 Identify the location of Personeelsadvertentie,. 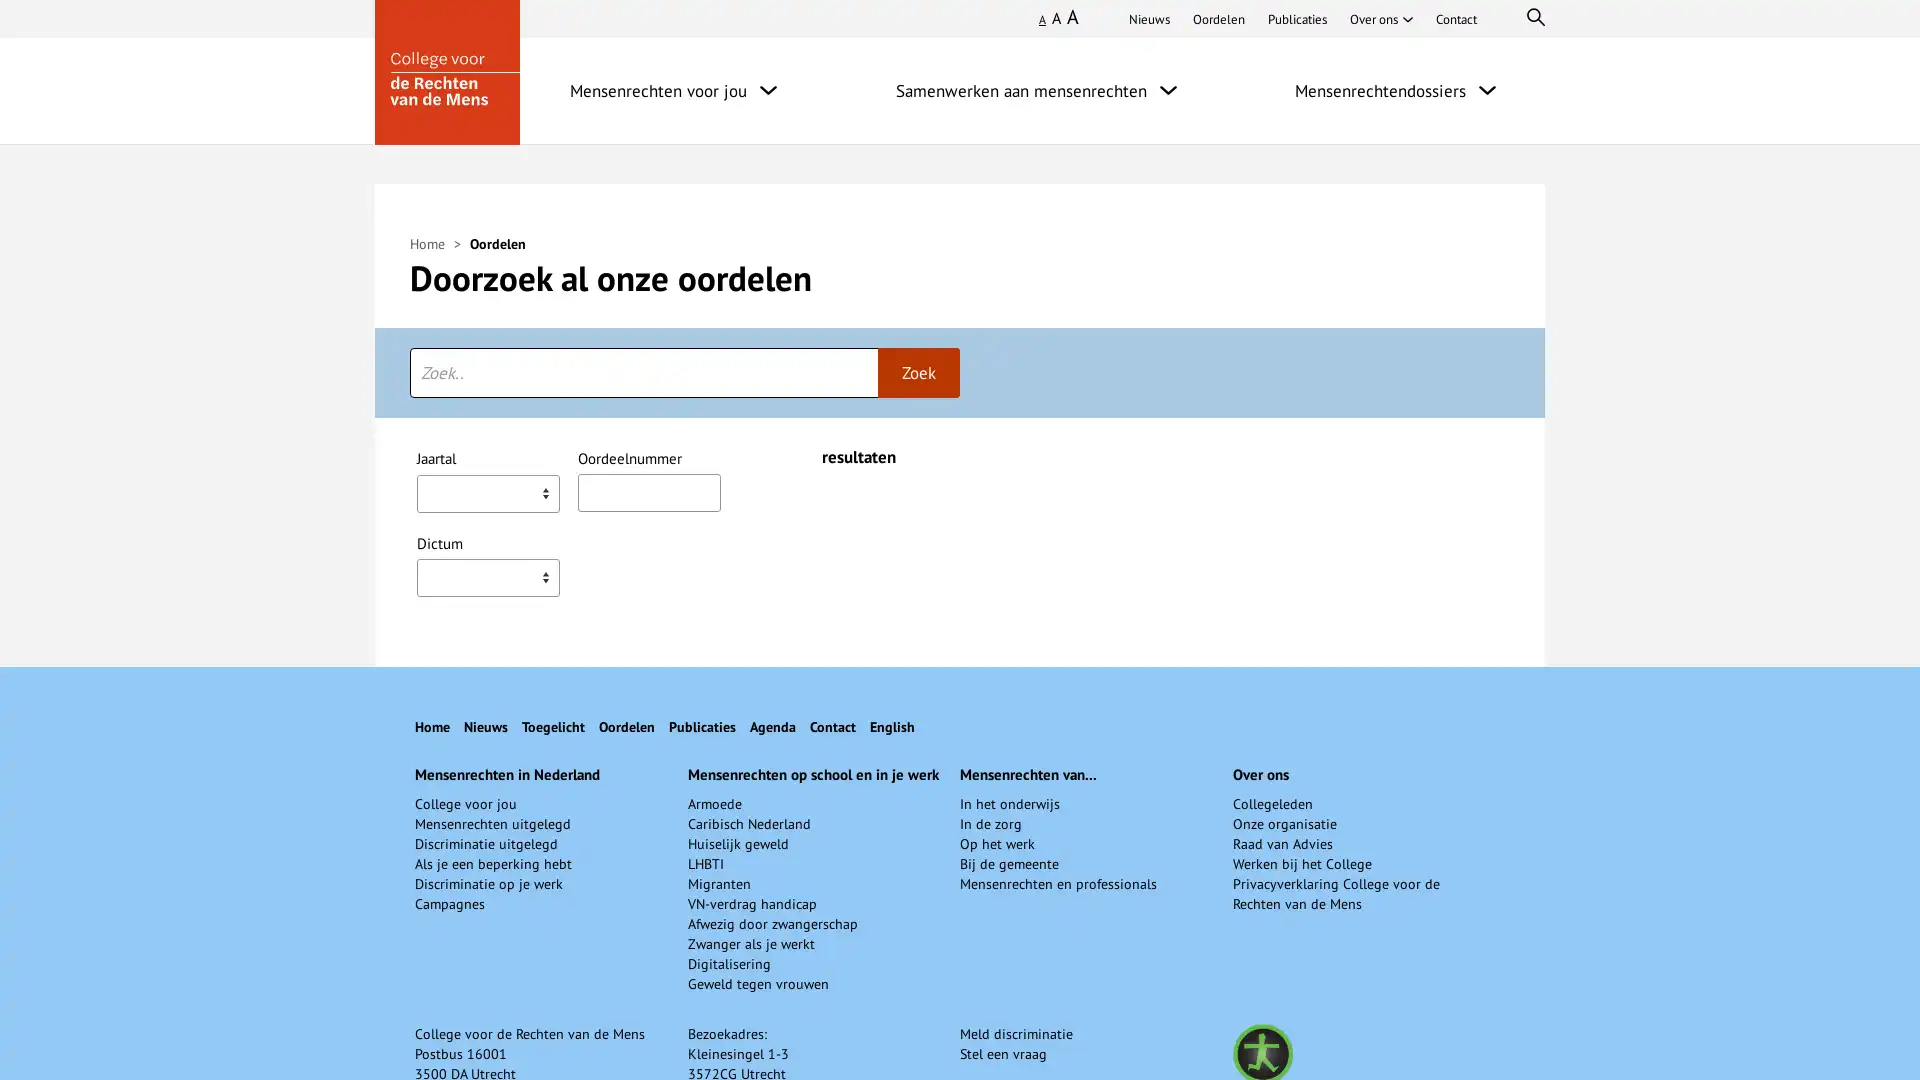
(1383, 1026).